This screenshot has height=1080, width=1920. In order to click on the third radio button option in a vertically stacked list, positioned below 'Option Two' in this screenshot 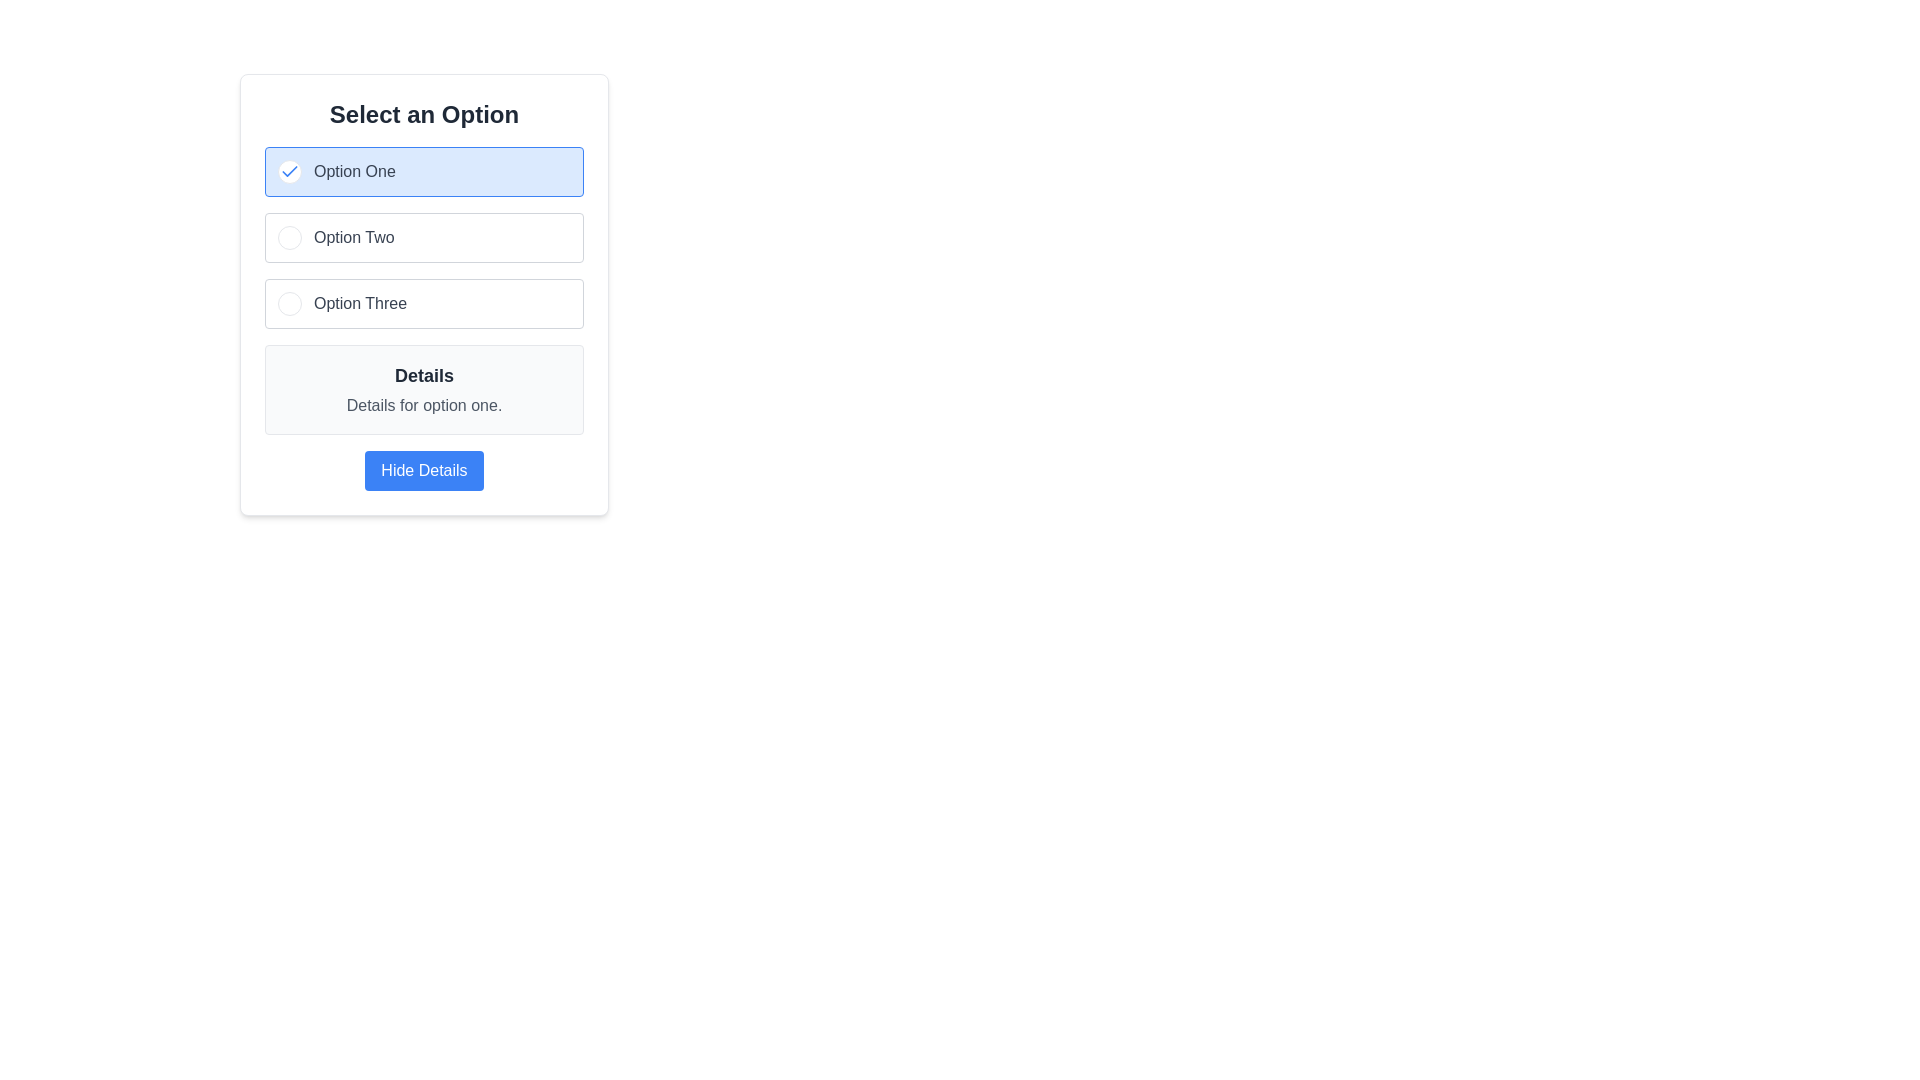, I will do `click(423, 304)`.